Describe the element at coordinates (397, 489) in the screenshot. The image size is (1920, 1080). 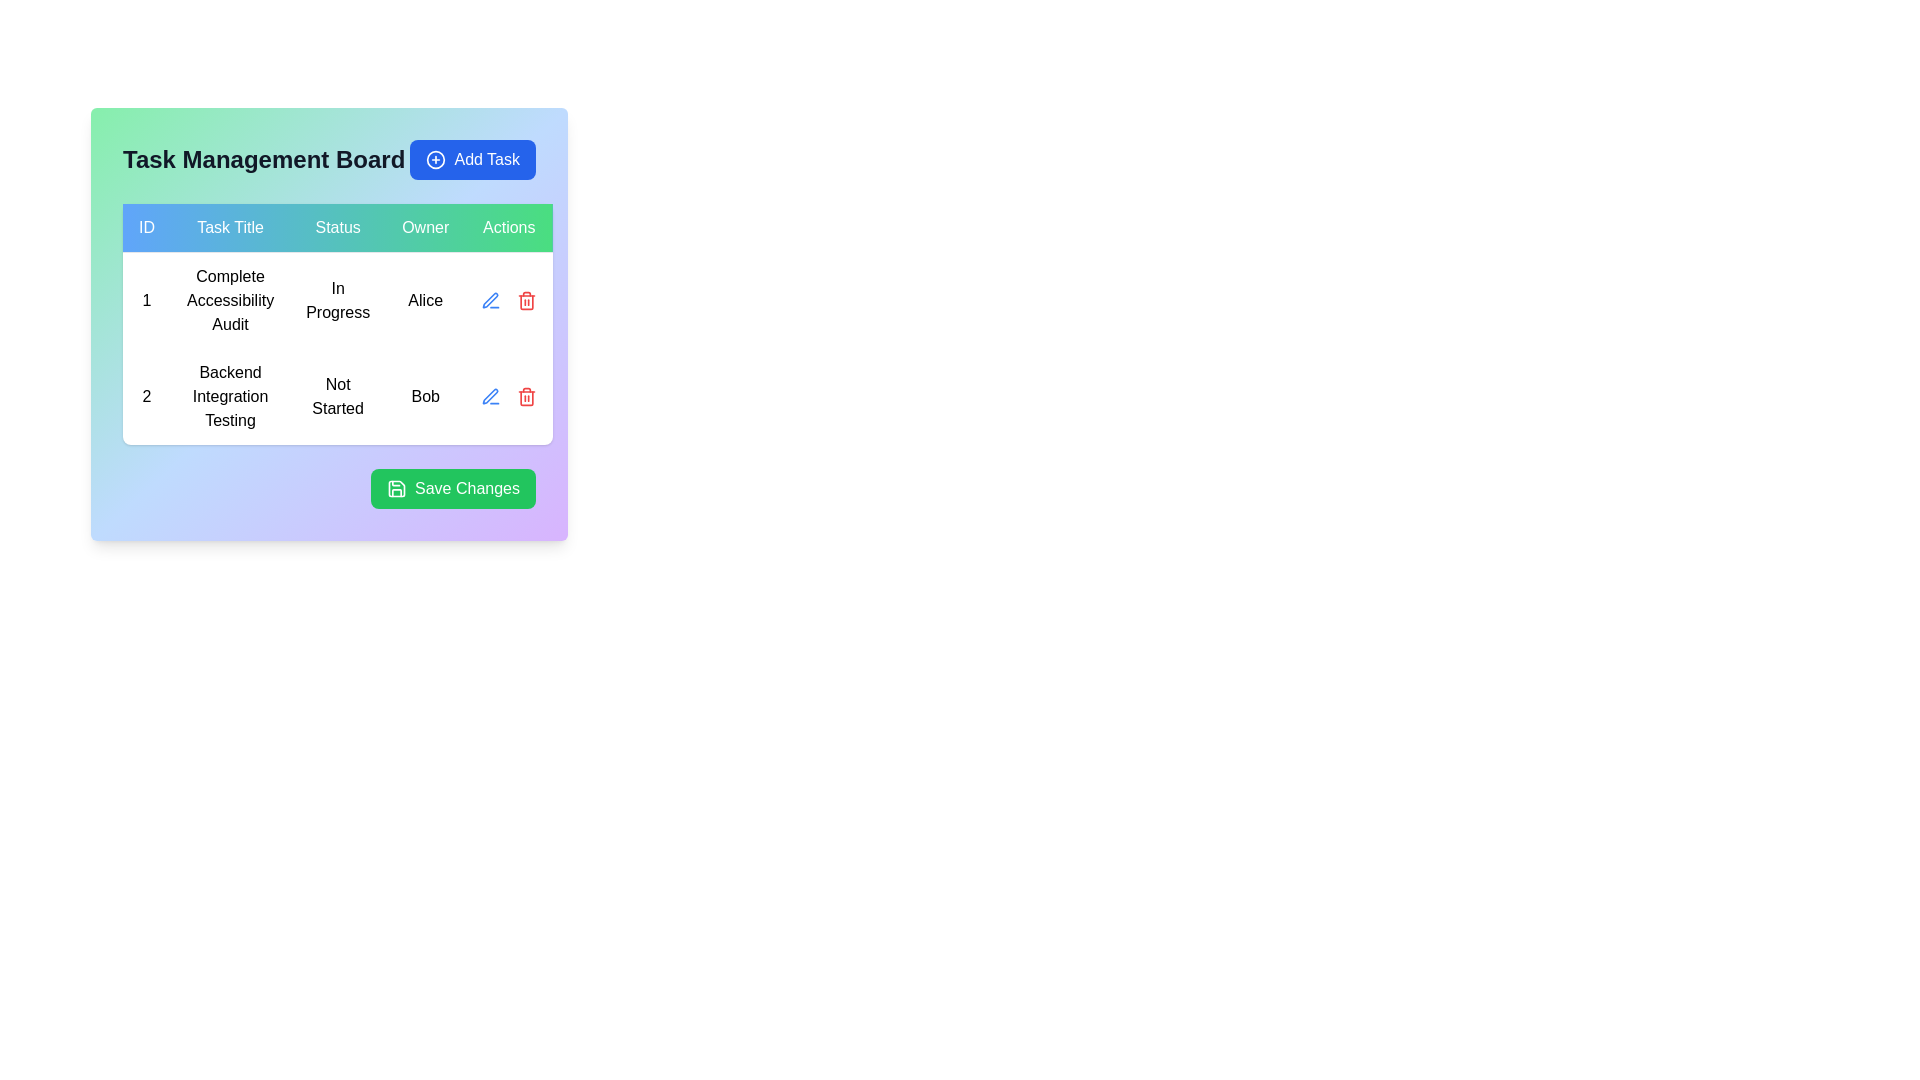
I see `the save button icon` at that location.